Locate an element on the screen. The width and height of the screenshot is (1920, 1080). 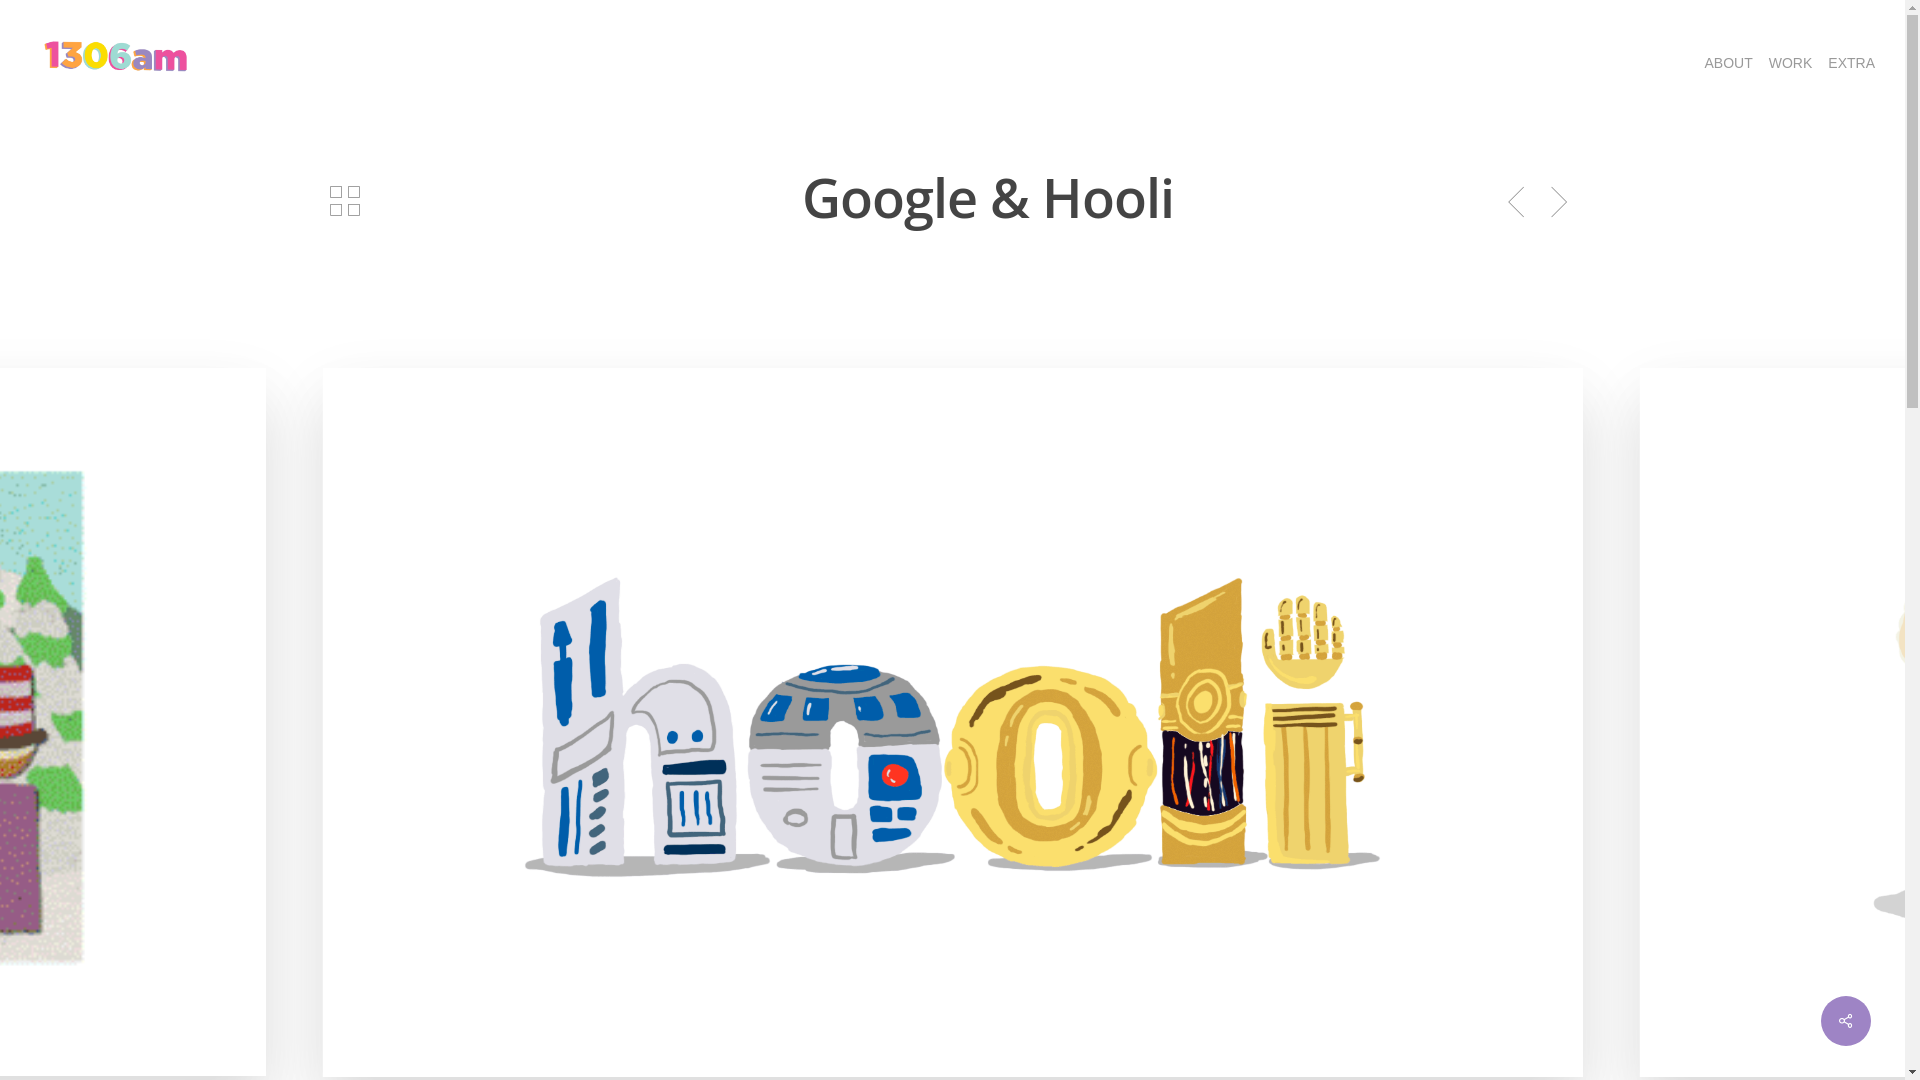
'EXTRA' is located at coordinates (1850, 61).